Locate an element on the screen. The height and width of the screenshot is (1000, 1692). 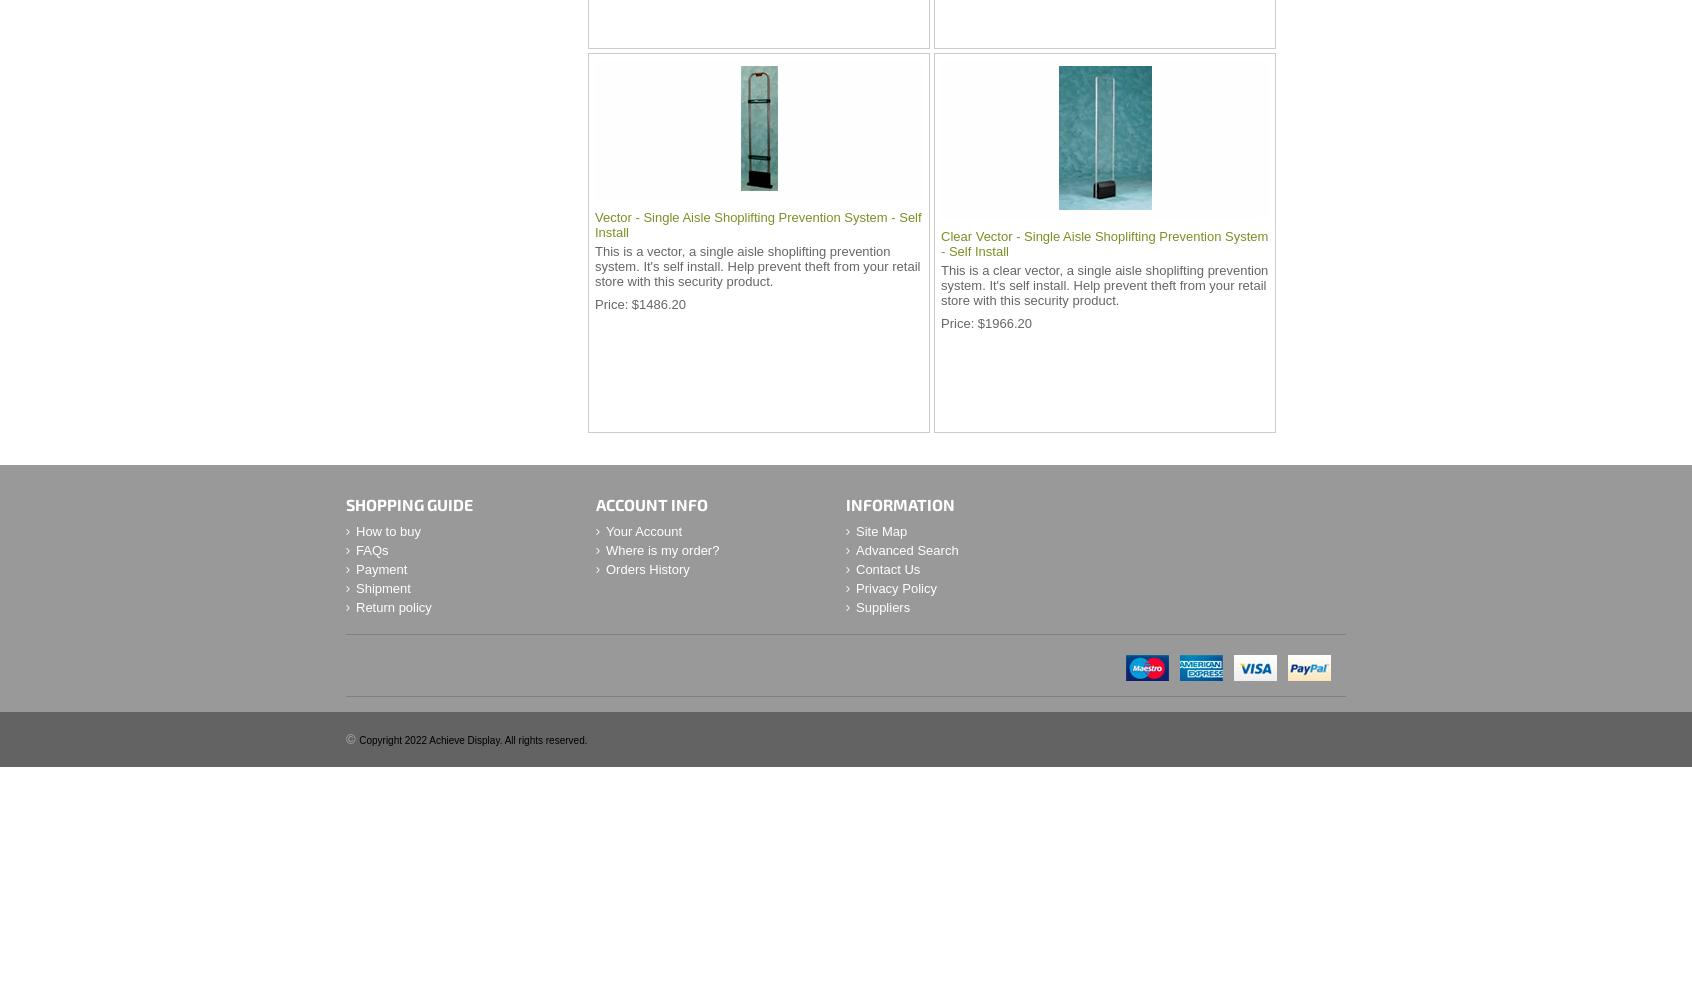
'Information' is located at coordinates (899, 504).